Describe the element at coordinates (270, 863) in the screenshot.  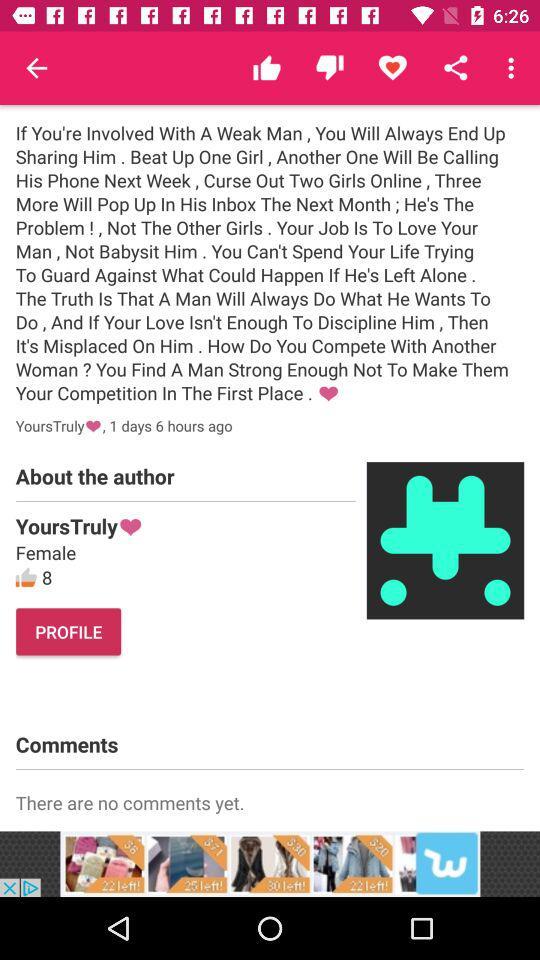
I see `advertisement` at that location.